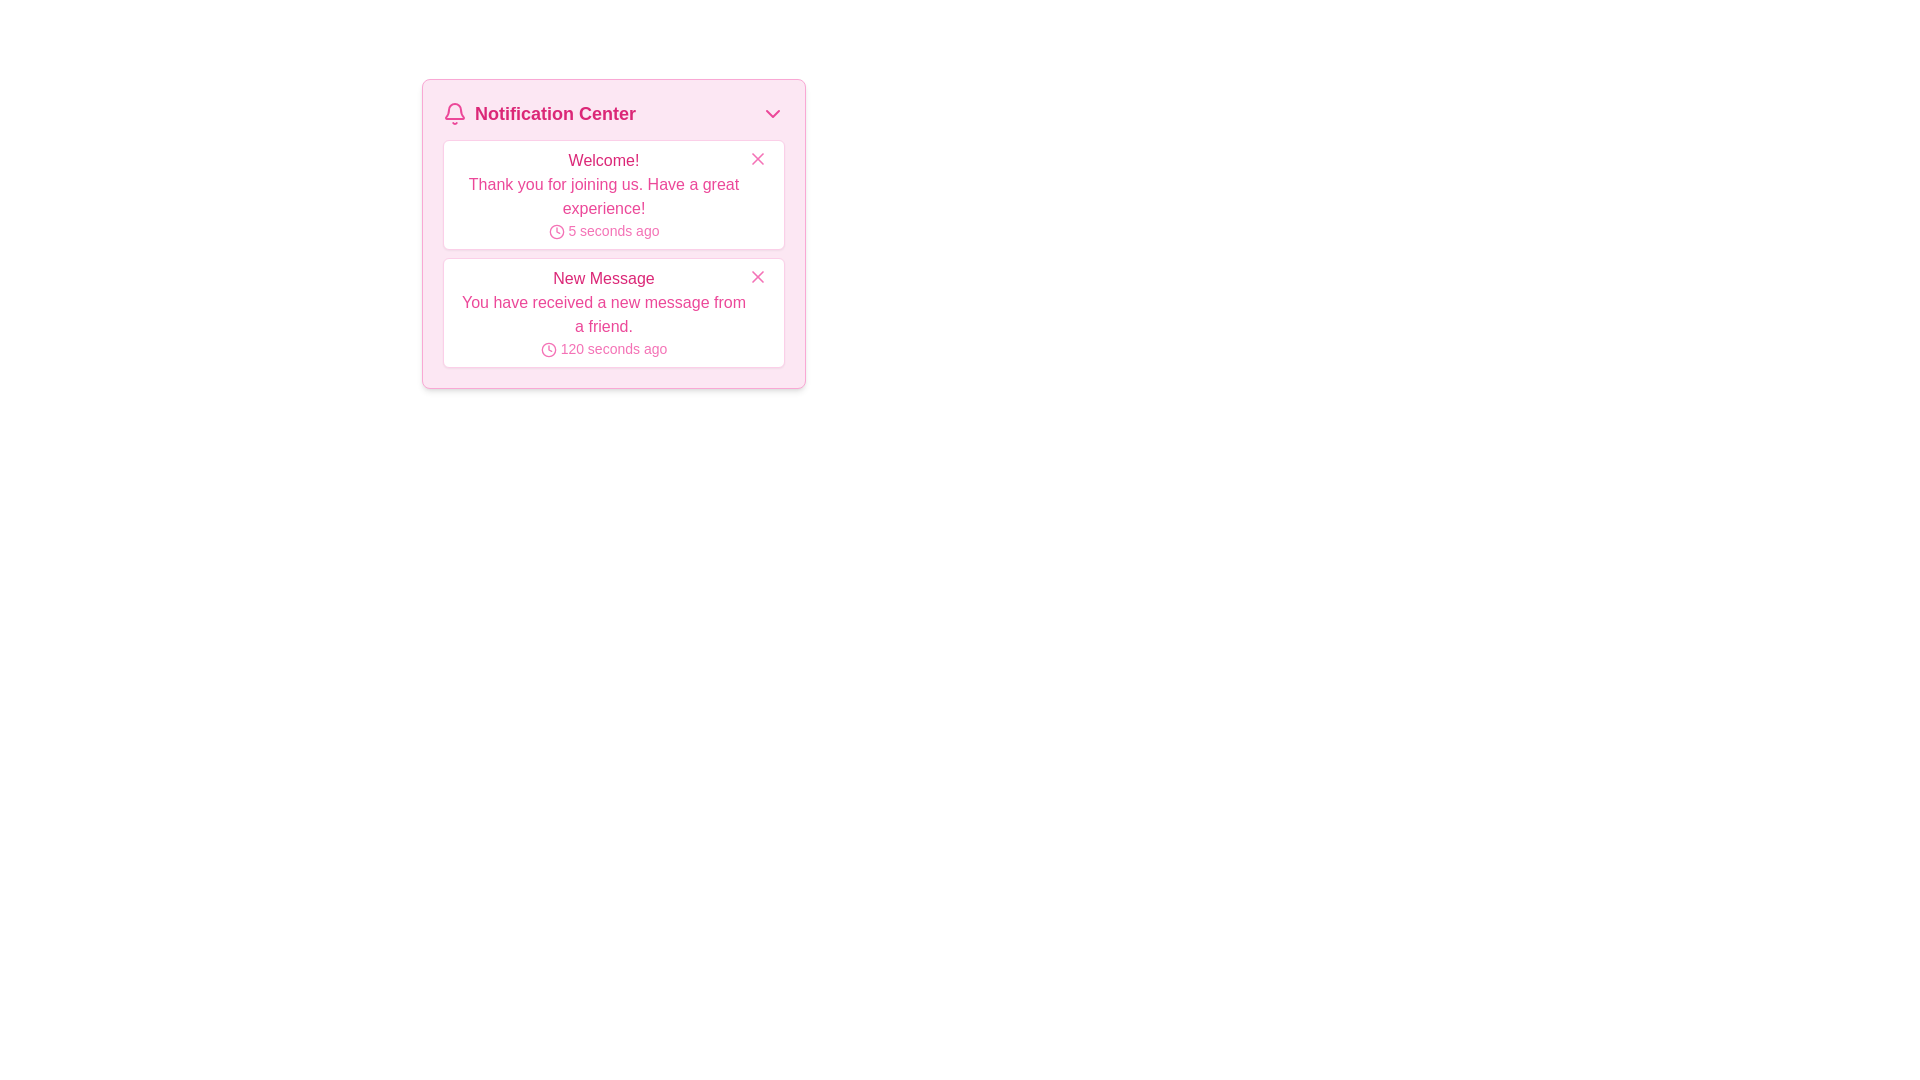 The image size is (1920, 1080). Describe the element at coordinates (603, 196) in the screenshot. I see `welcoming message text displayed as part of the notification system, which is centrally located beneath the header 'Welcome!' and above the timestamp '5 seconds ago'` at that location.